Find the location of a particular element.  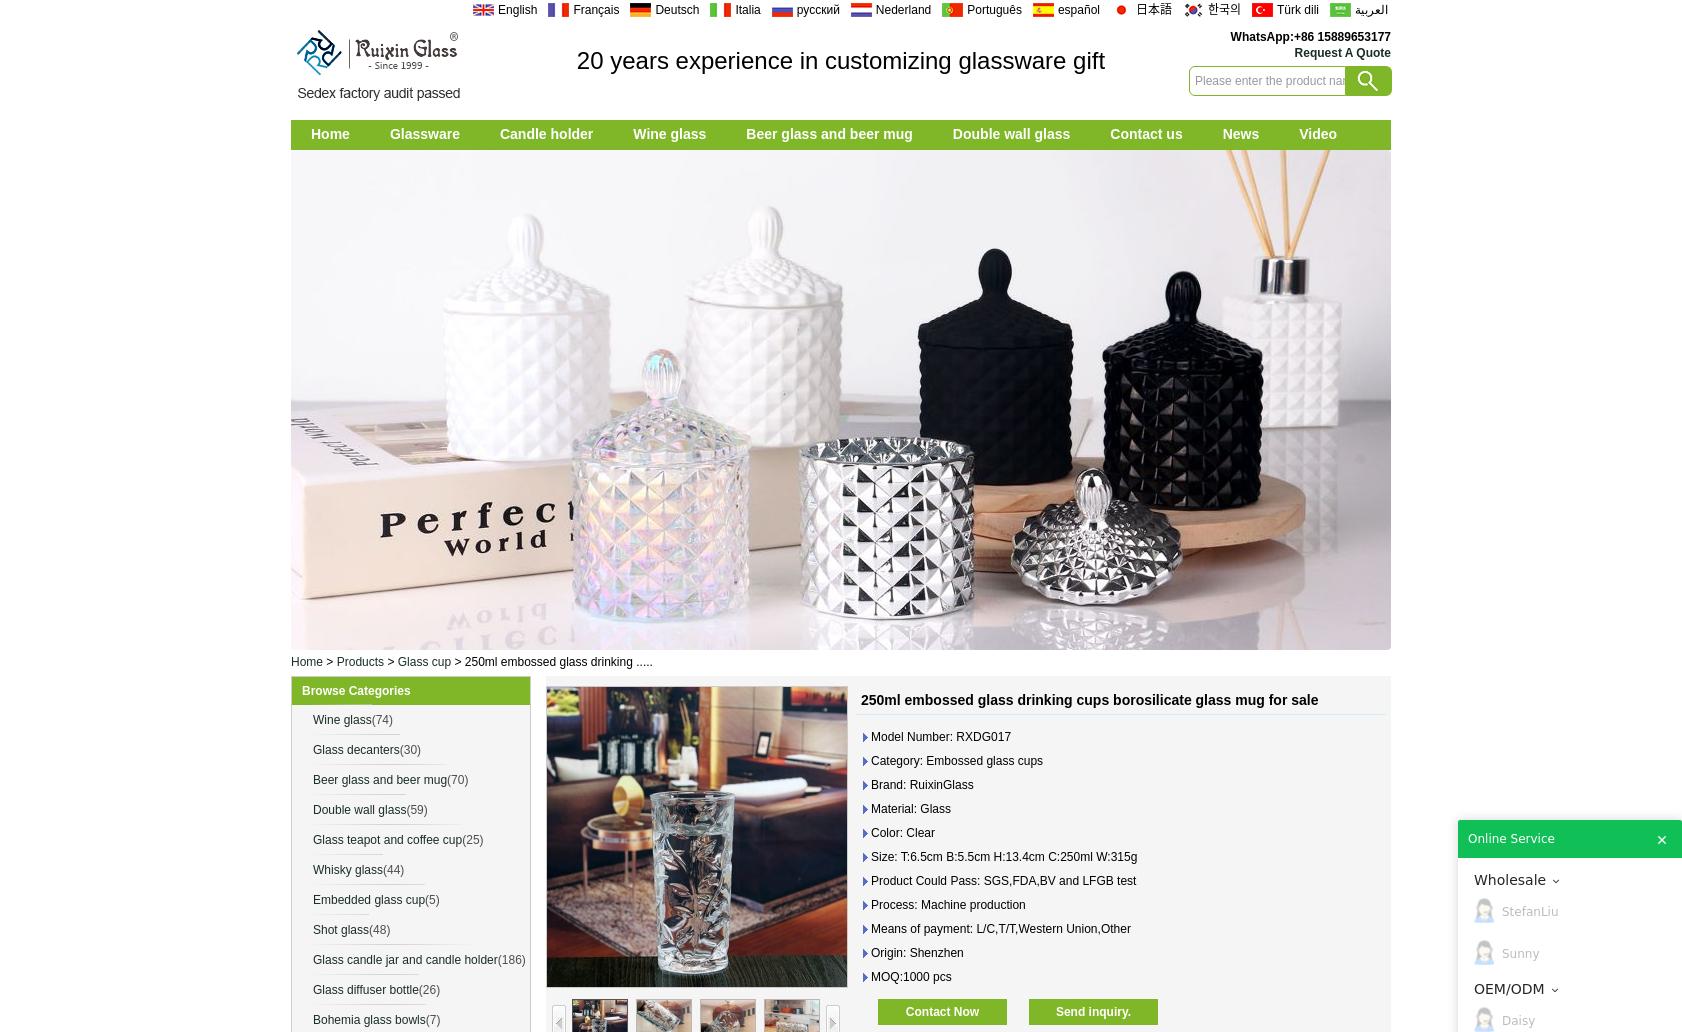

'Contact us' is located at coordinates (1144, 132).